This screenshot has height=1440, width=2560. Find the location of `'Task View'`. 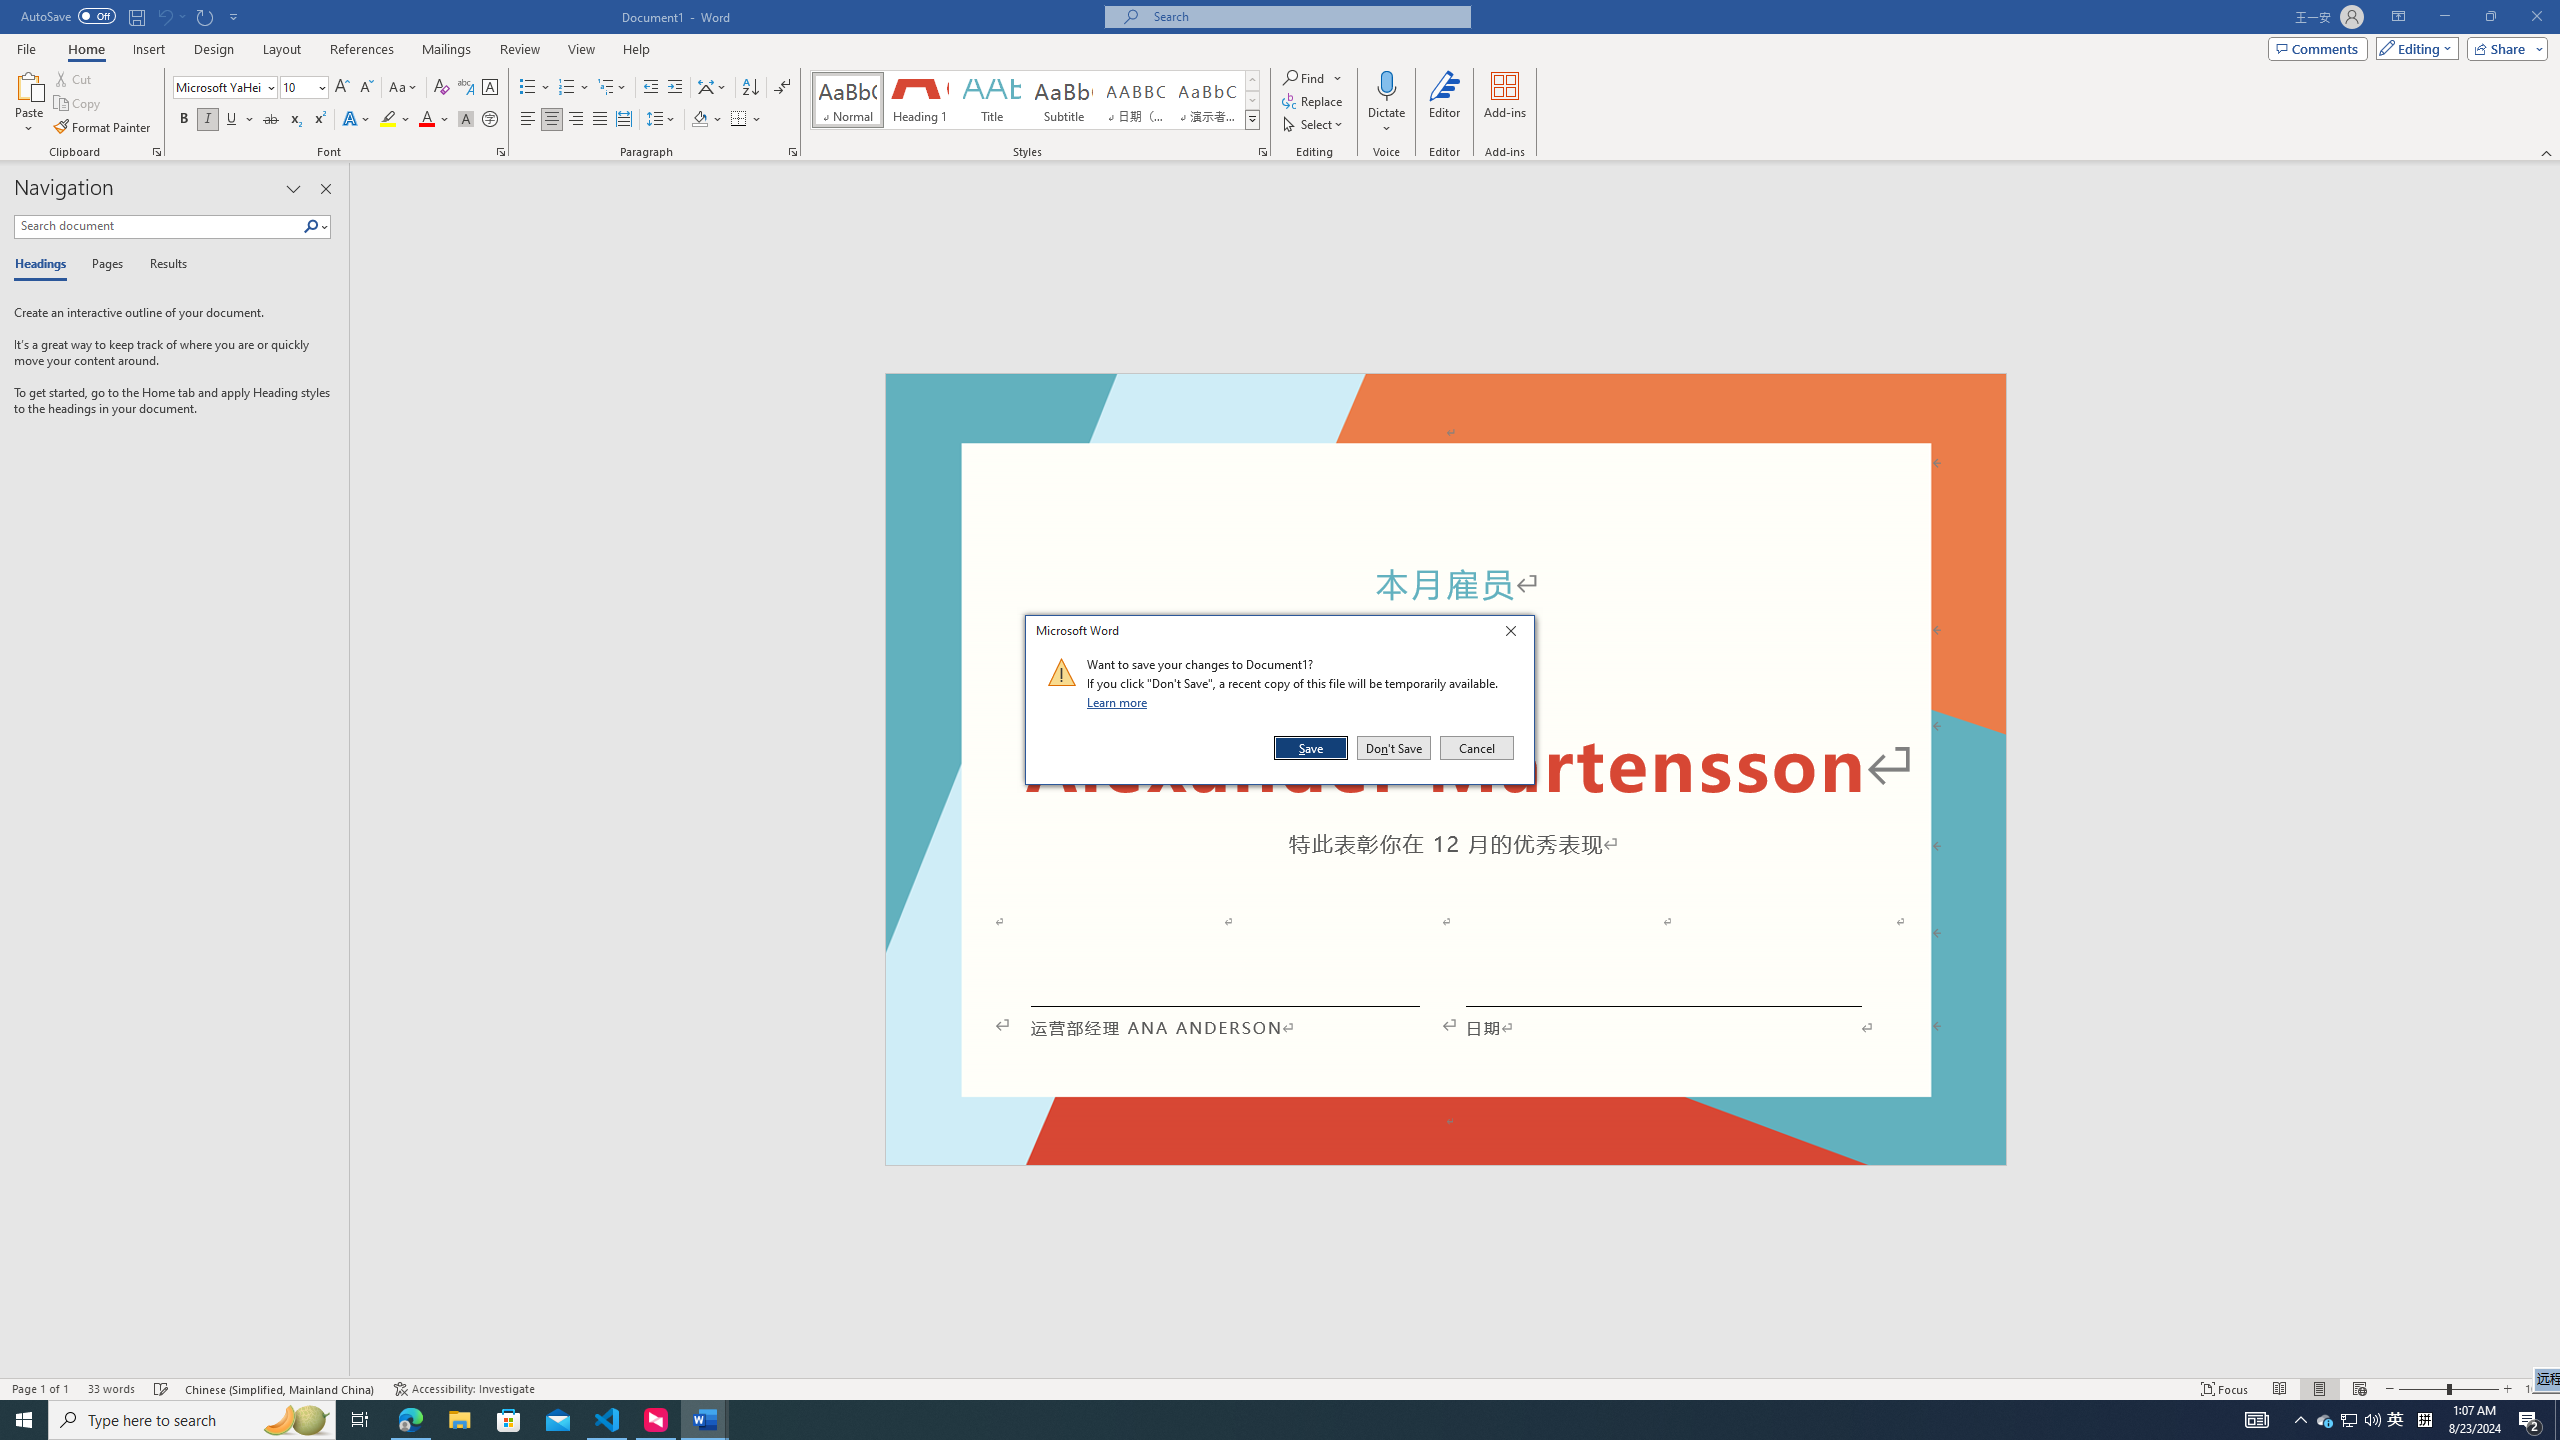

'Task View' is located at coordinates (358, 1418).